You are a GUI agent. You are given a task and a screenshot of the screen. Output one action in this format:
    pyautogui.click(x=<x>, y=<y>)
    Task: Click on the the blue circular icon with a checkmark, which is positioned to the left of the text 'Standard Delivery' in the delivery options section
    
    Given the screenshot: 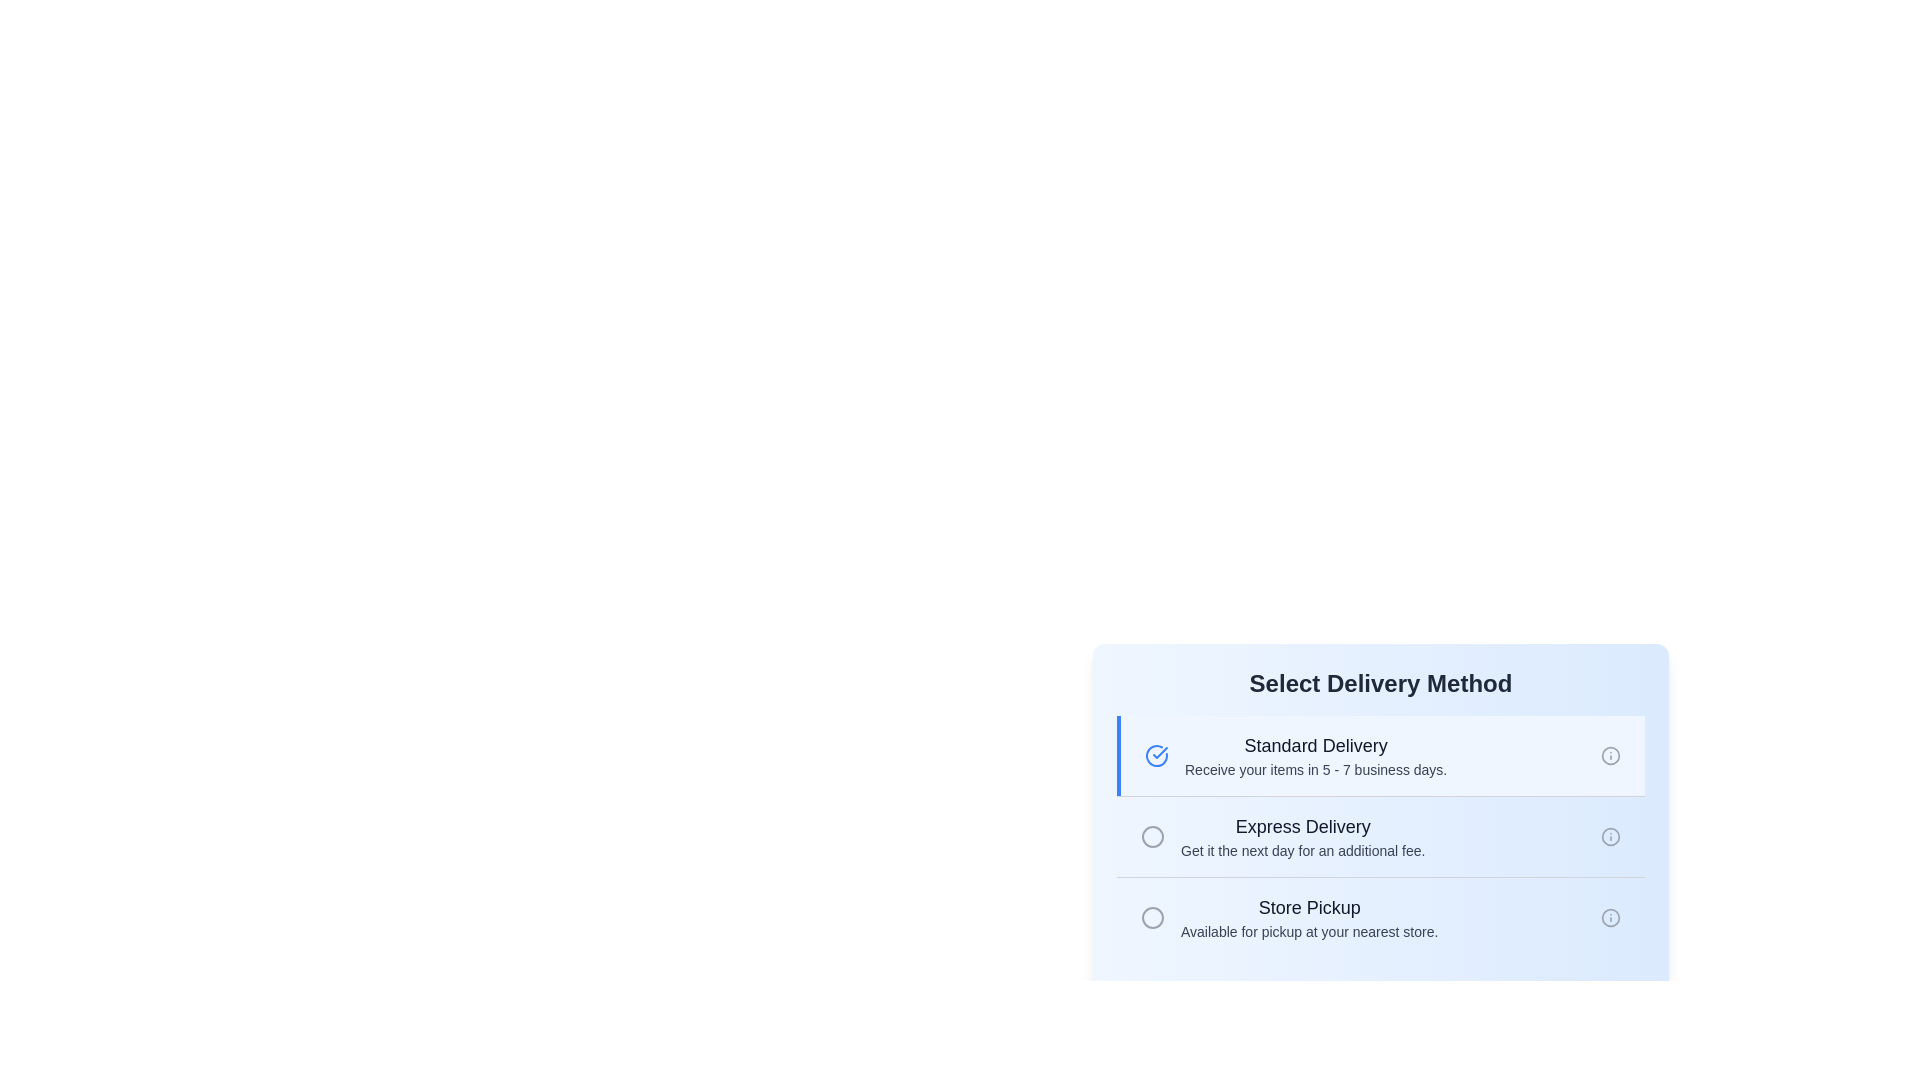 What is the action you would take?
    pyautogui.click(x=1156, y=756)
    